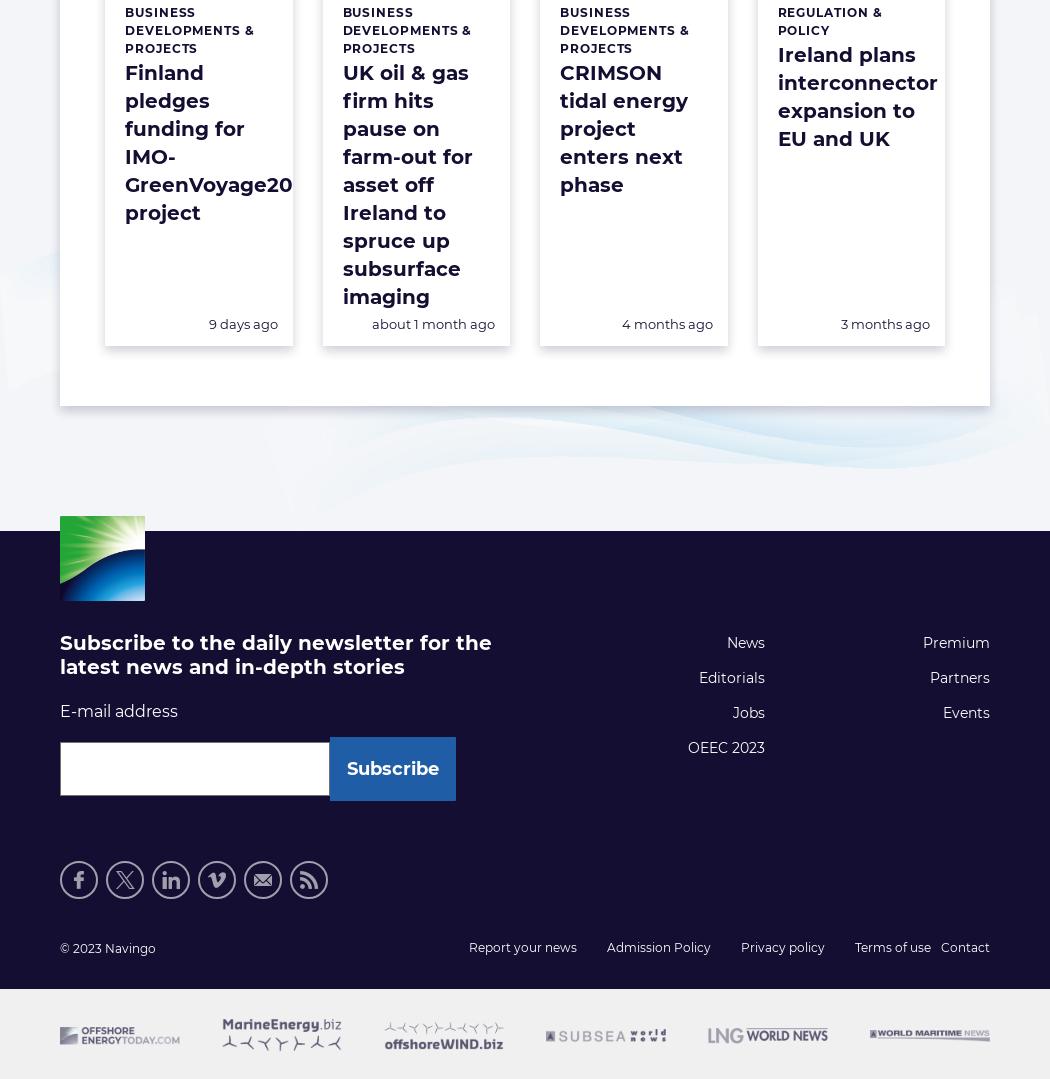  Describe the element at coordinates (959, 678) in the screenshot. I see `'Partners'` at that location.